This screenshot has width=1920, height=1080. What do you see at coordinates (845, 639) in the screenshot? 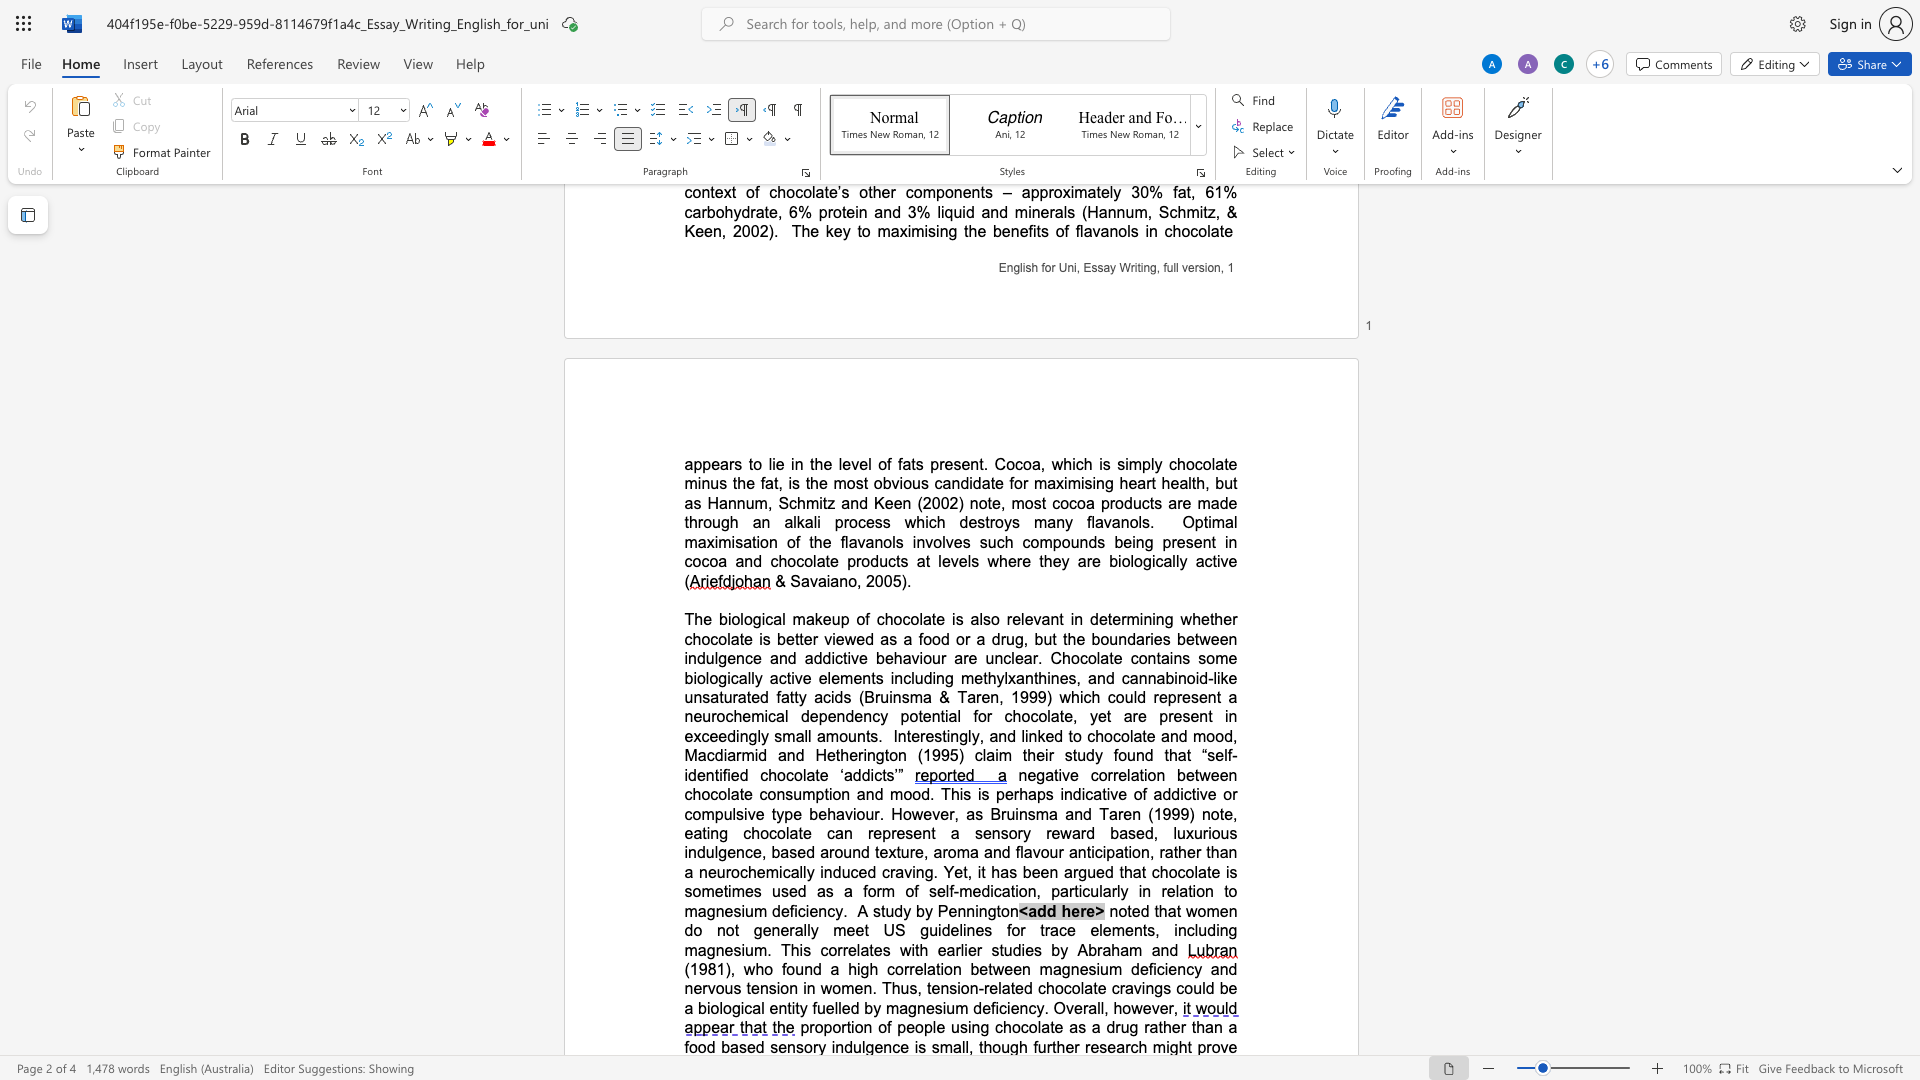
I see `the space between the continuous character "e" and "w" in the text` at bounding box center [845, 639].